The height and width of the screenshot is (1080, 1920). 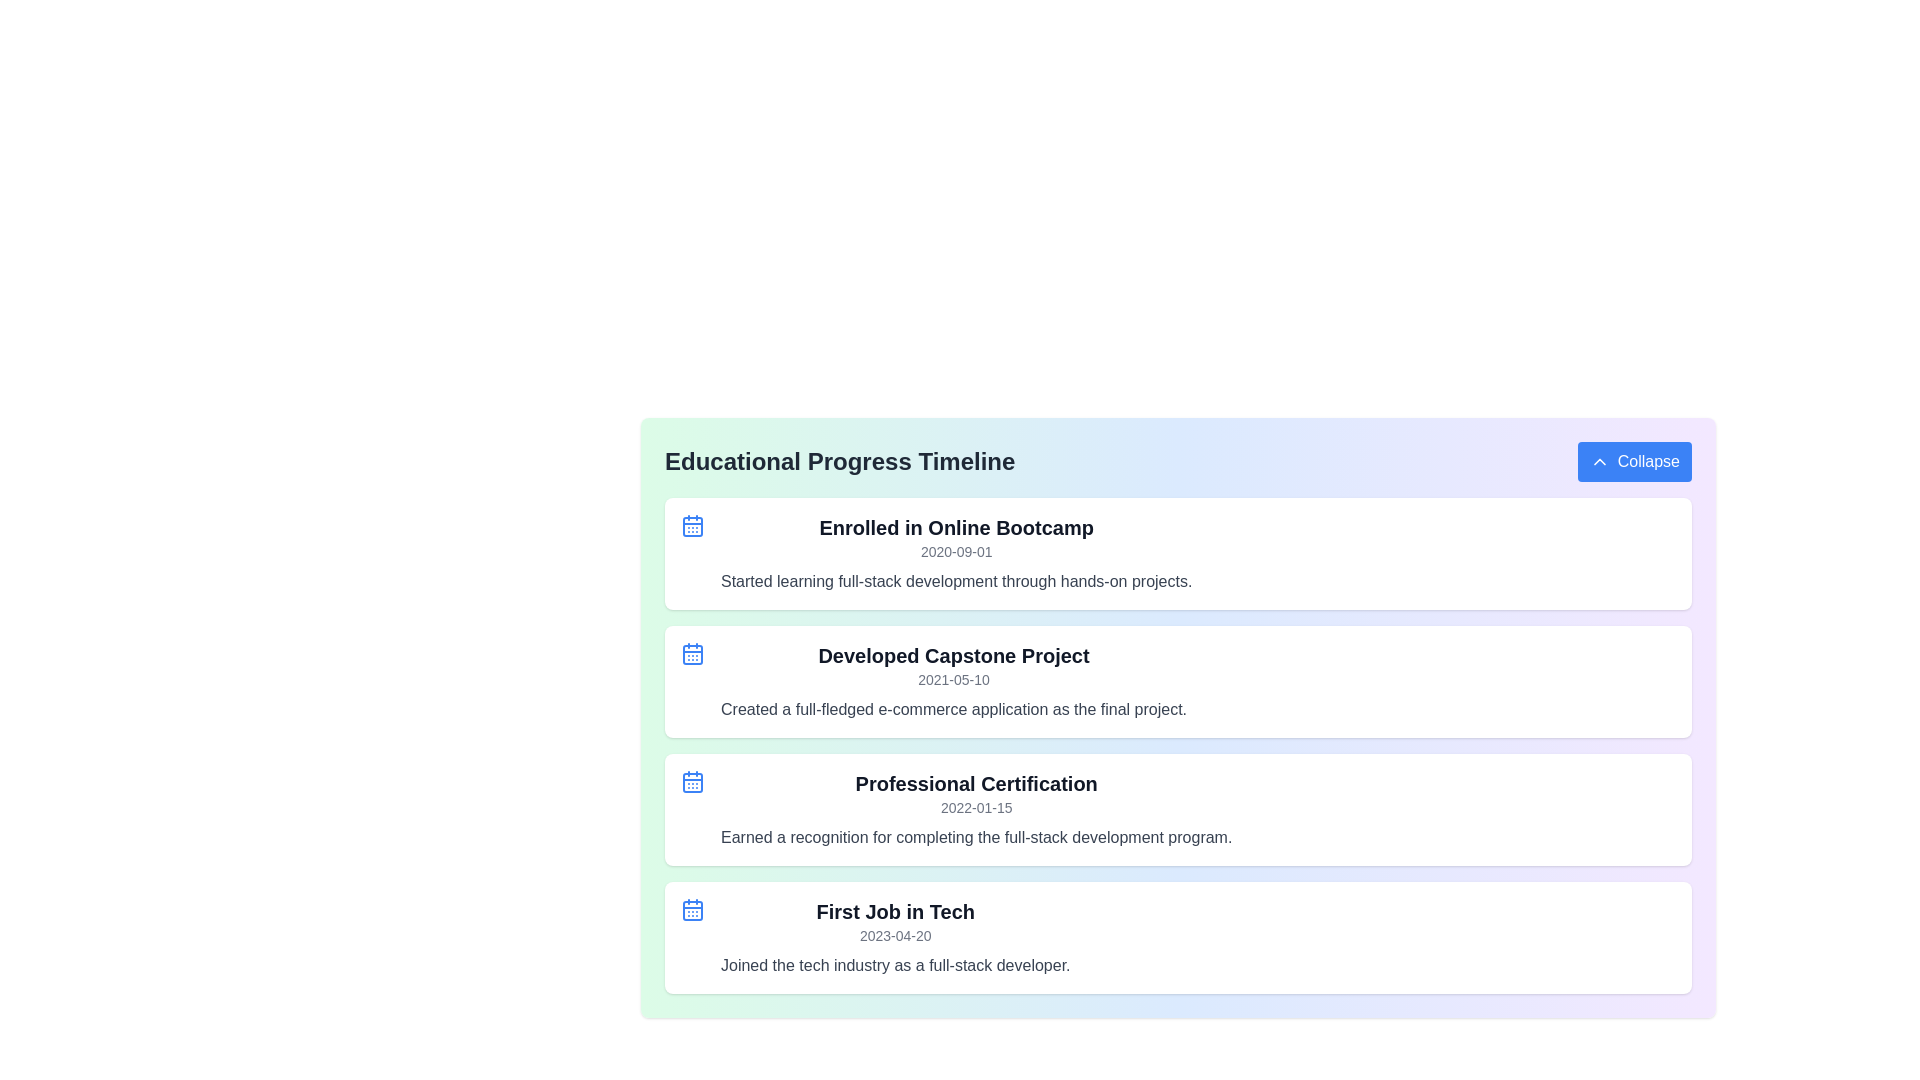 What do you see at coordinates (692, 910) in the screenshot?
I see `the calendar icon located to the left of the 'First Job in Tech' text and above the date '2023-04-20'` at bounding box center [692, 910].